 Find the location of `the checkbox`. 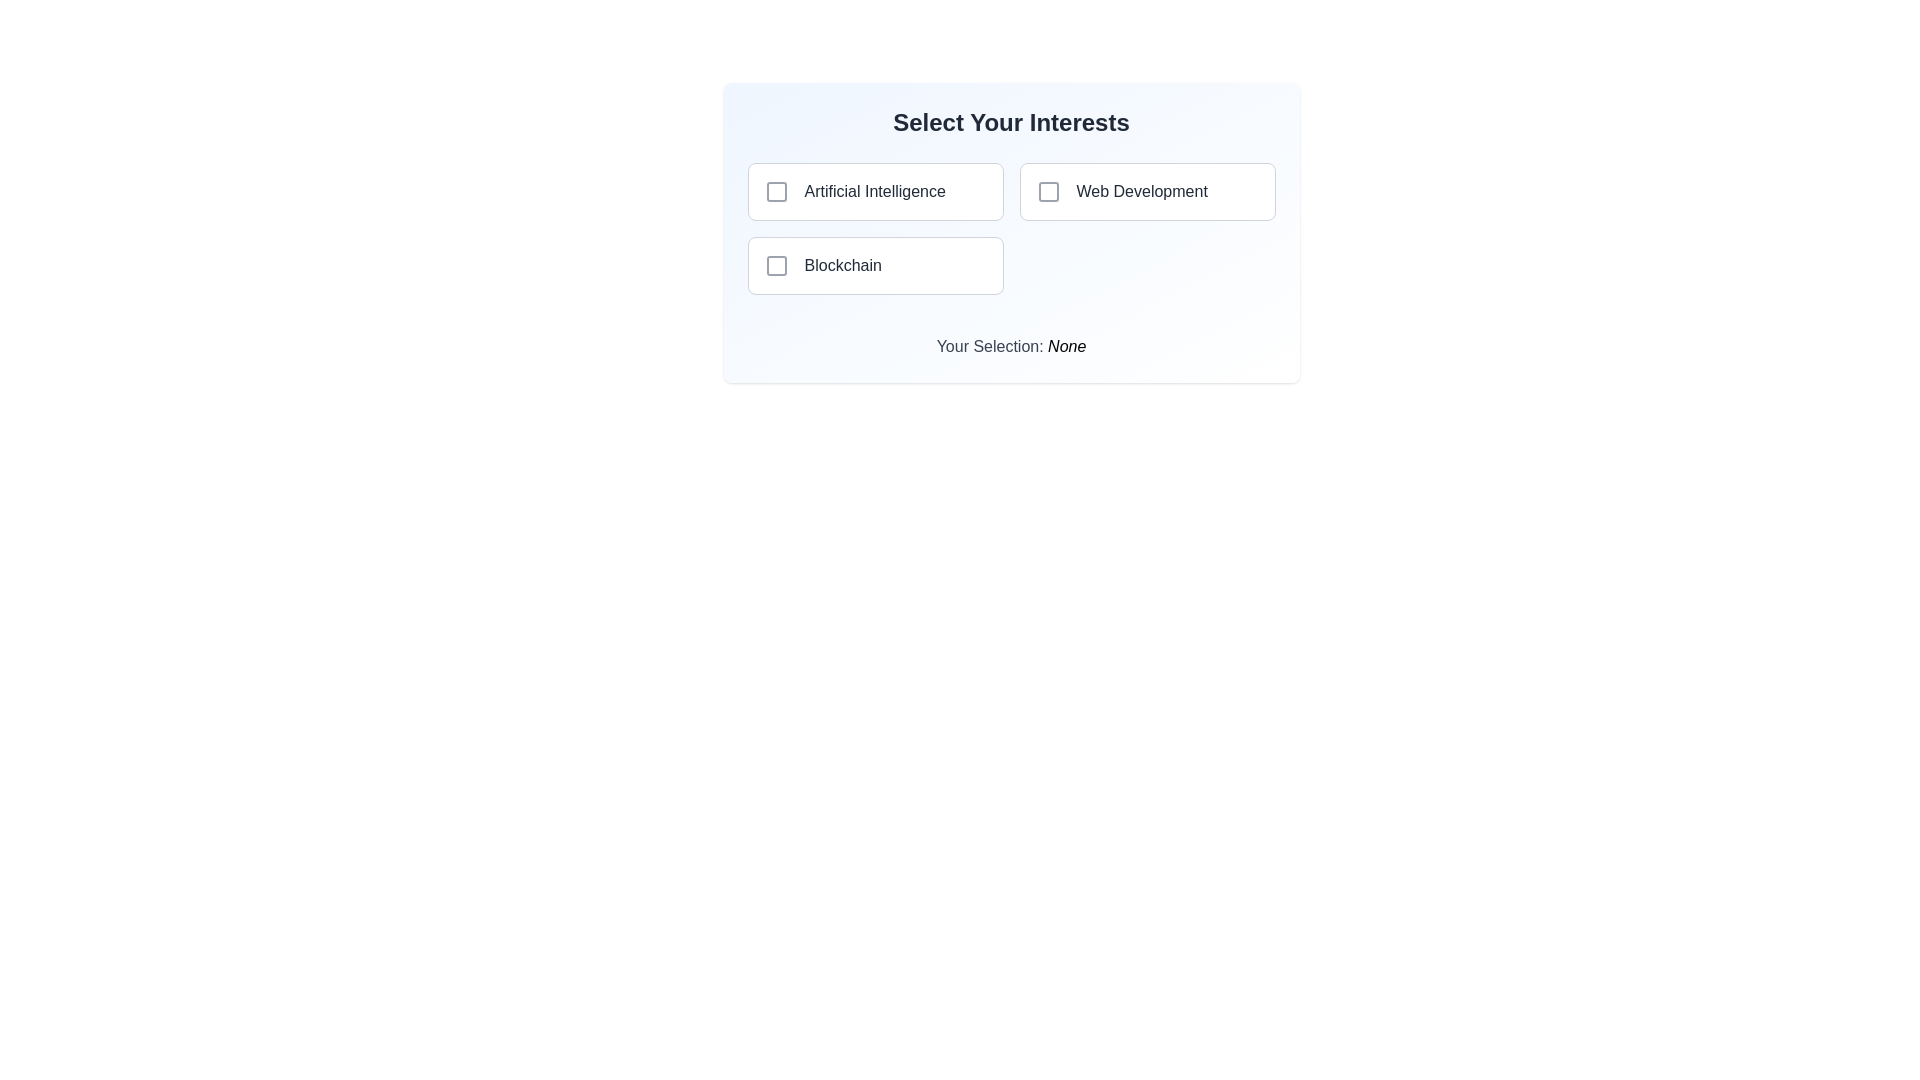

the checkbox is located at coordinates (875, 265).